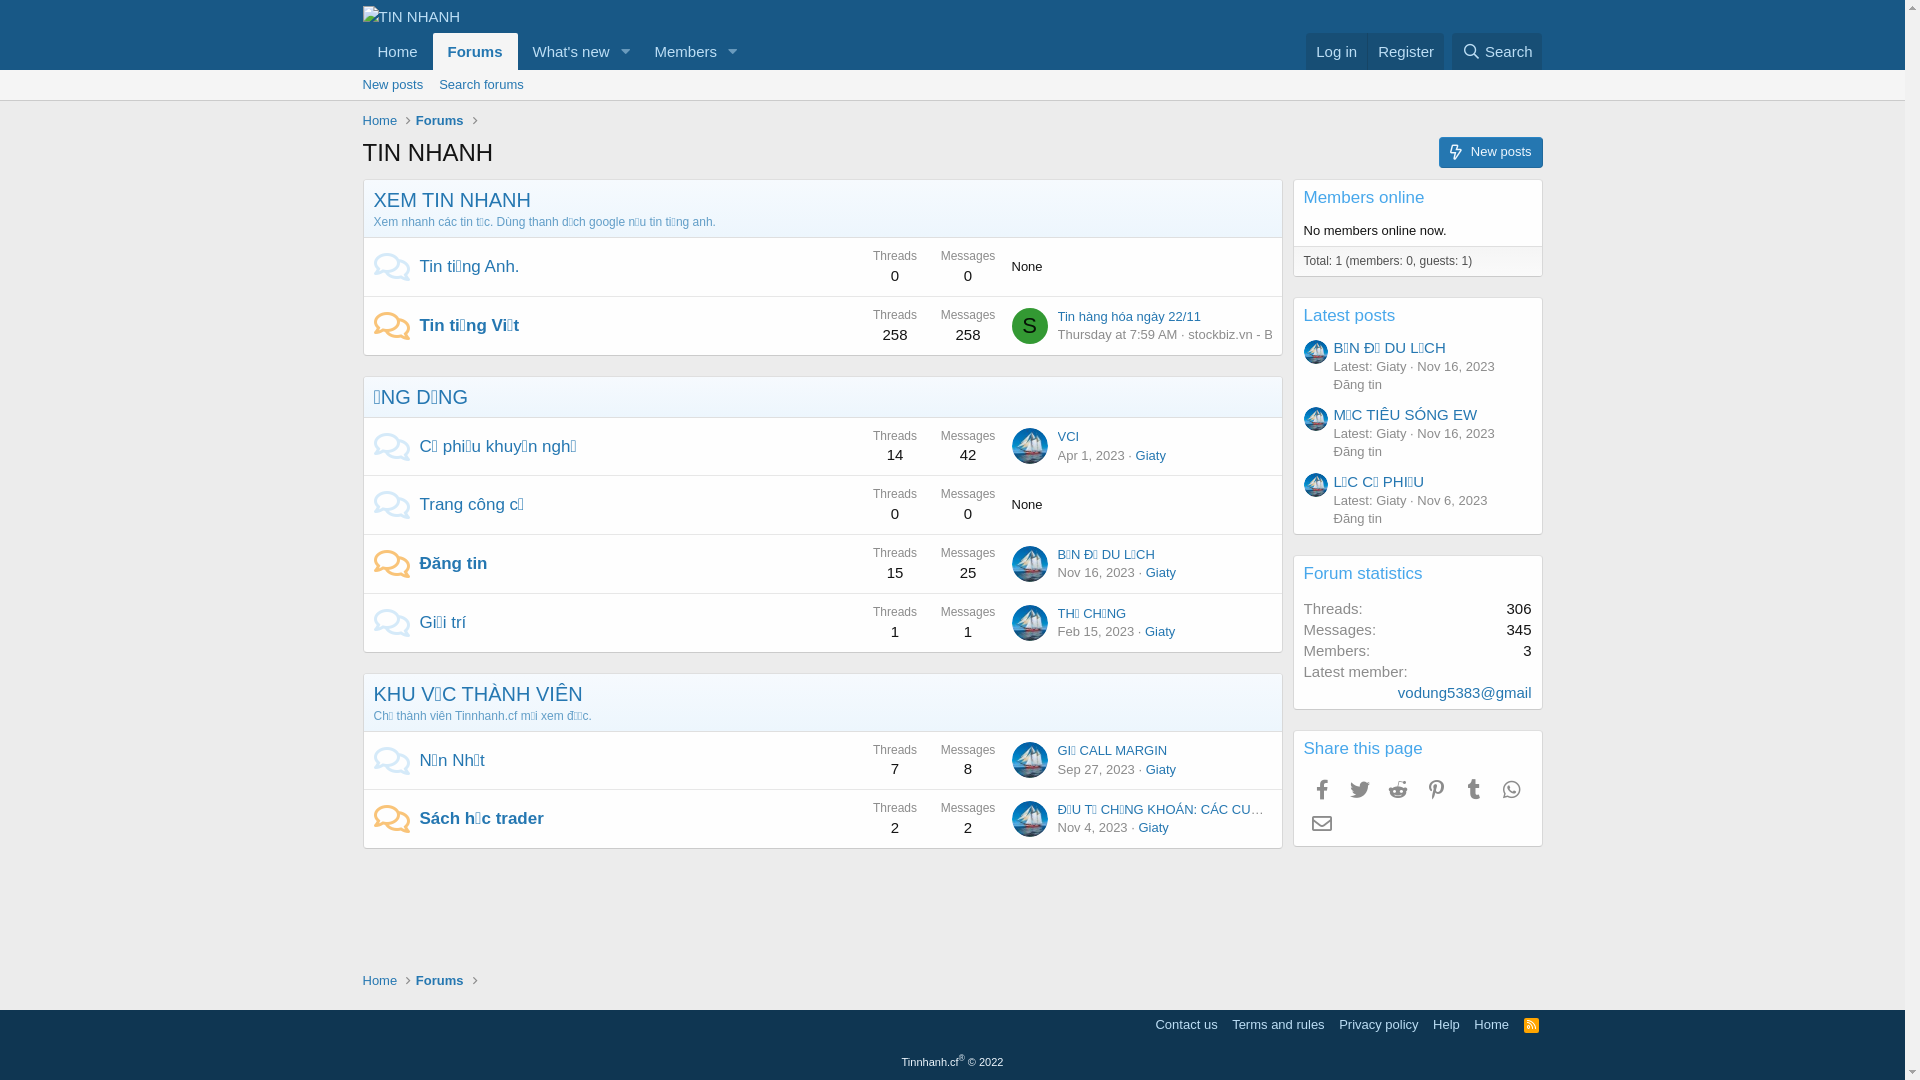 The height and width of the screenshot is (1080, 1920). What do you see at coordinates (1276, 1024) in the screenshot?
I see `'Terms and rules'` at bounding box center [1276, 1024].